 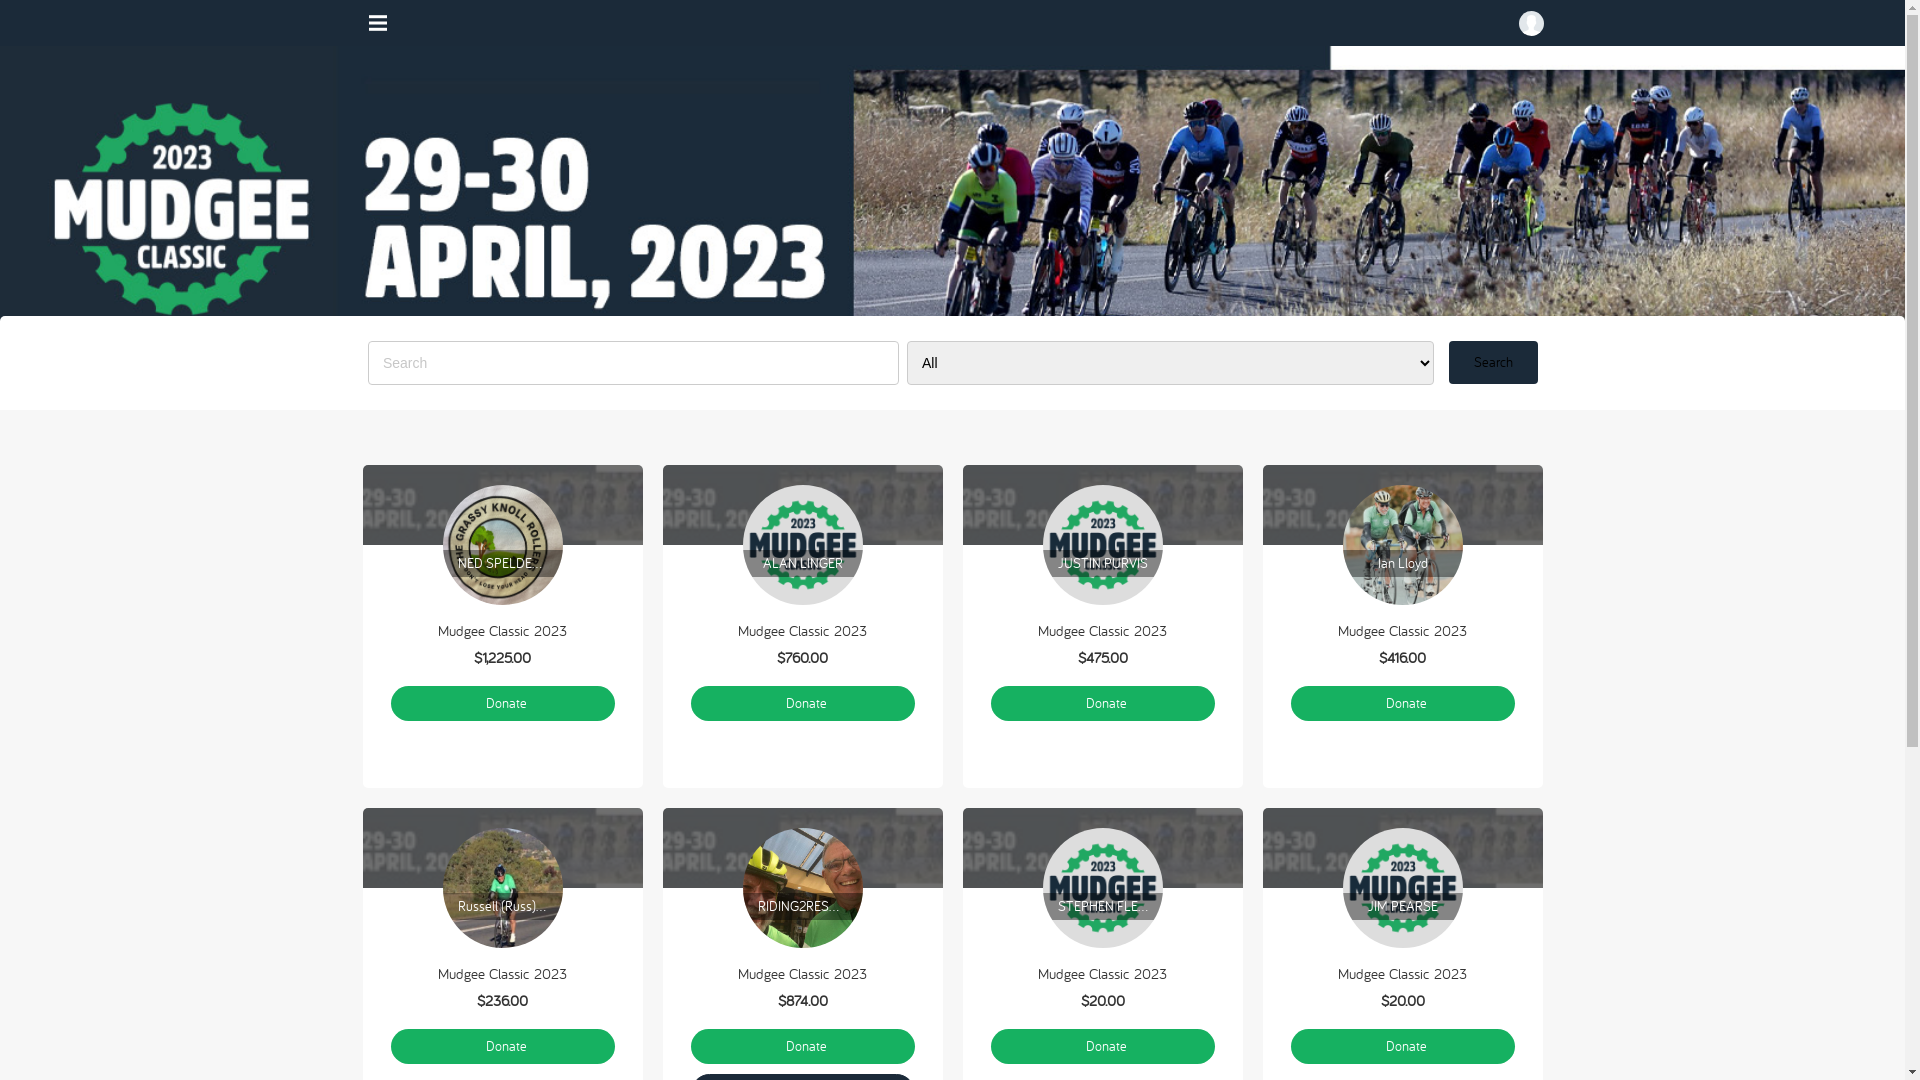 What do you see at coordinates (502, 544) in the screenshot?
I see `'NED SPELDEWINDE'` at bounding box center [502, 544].